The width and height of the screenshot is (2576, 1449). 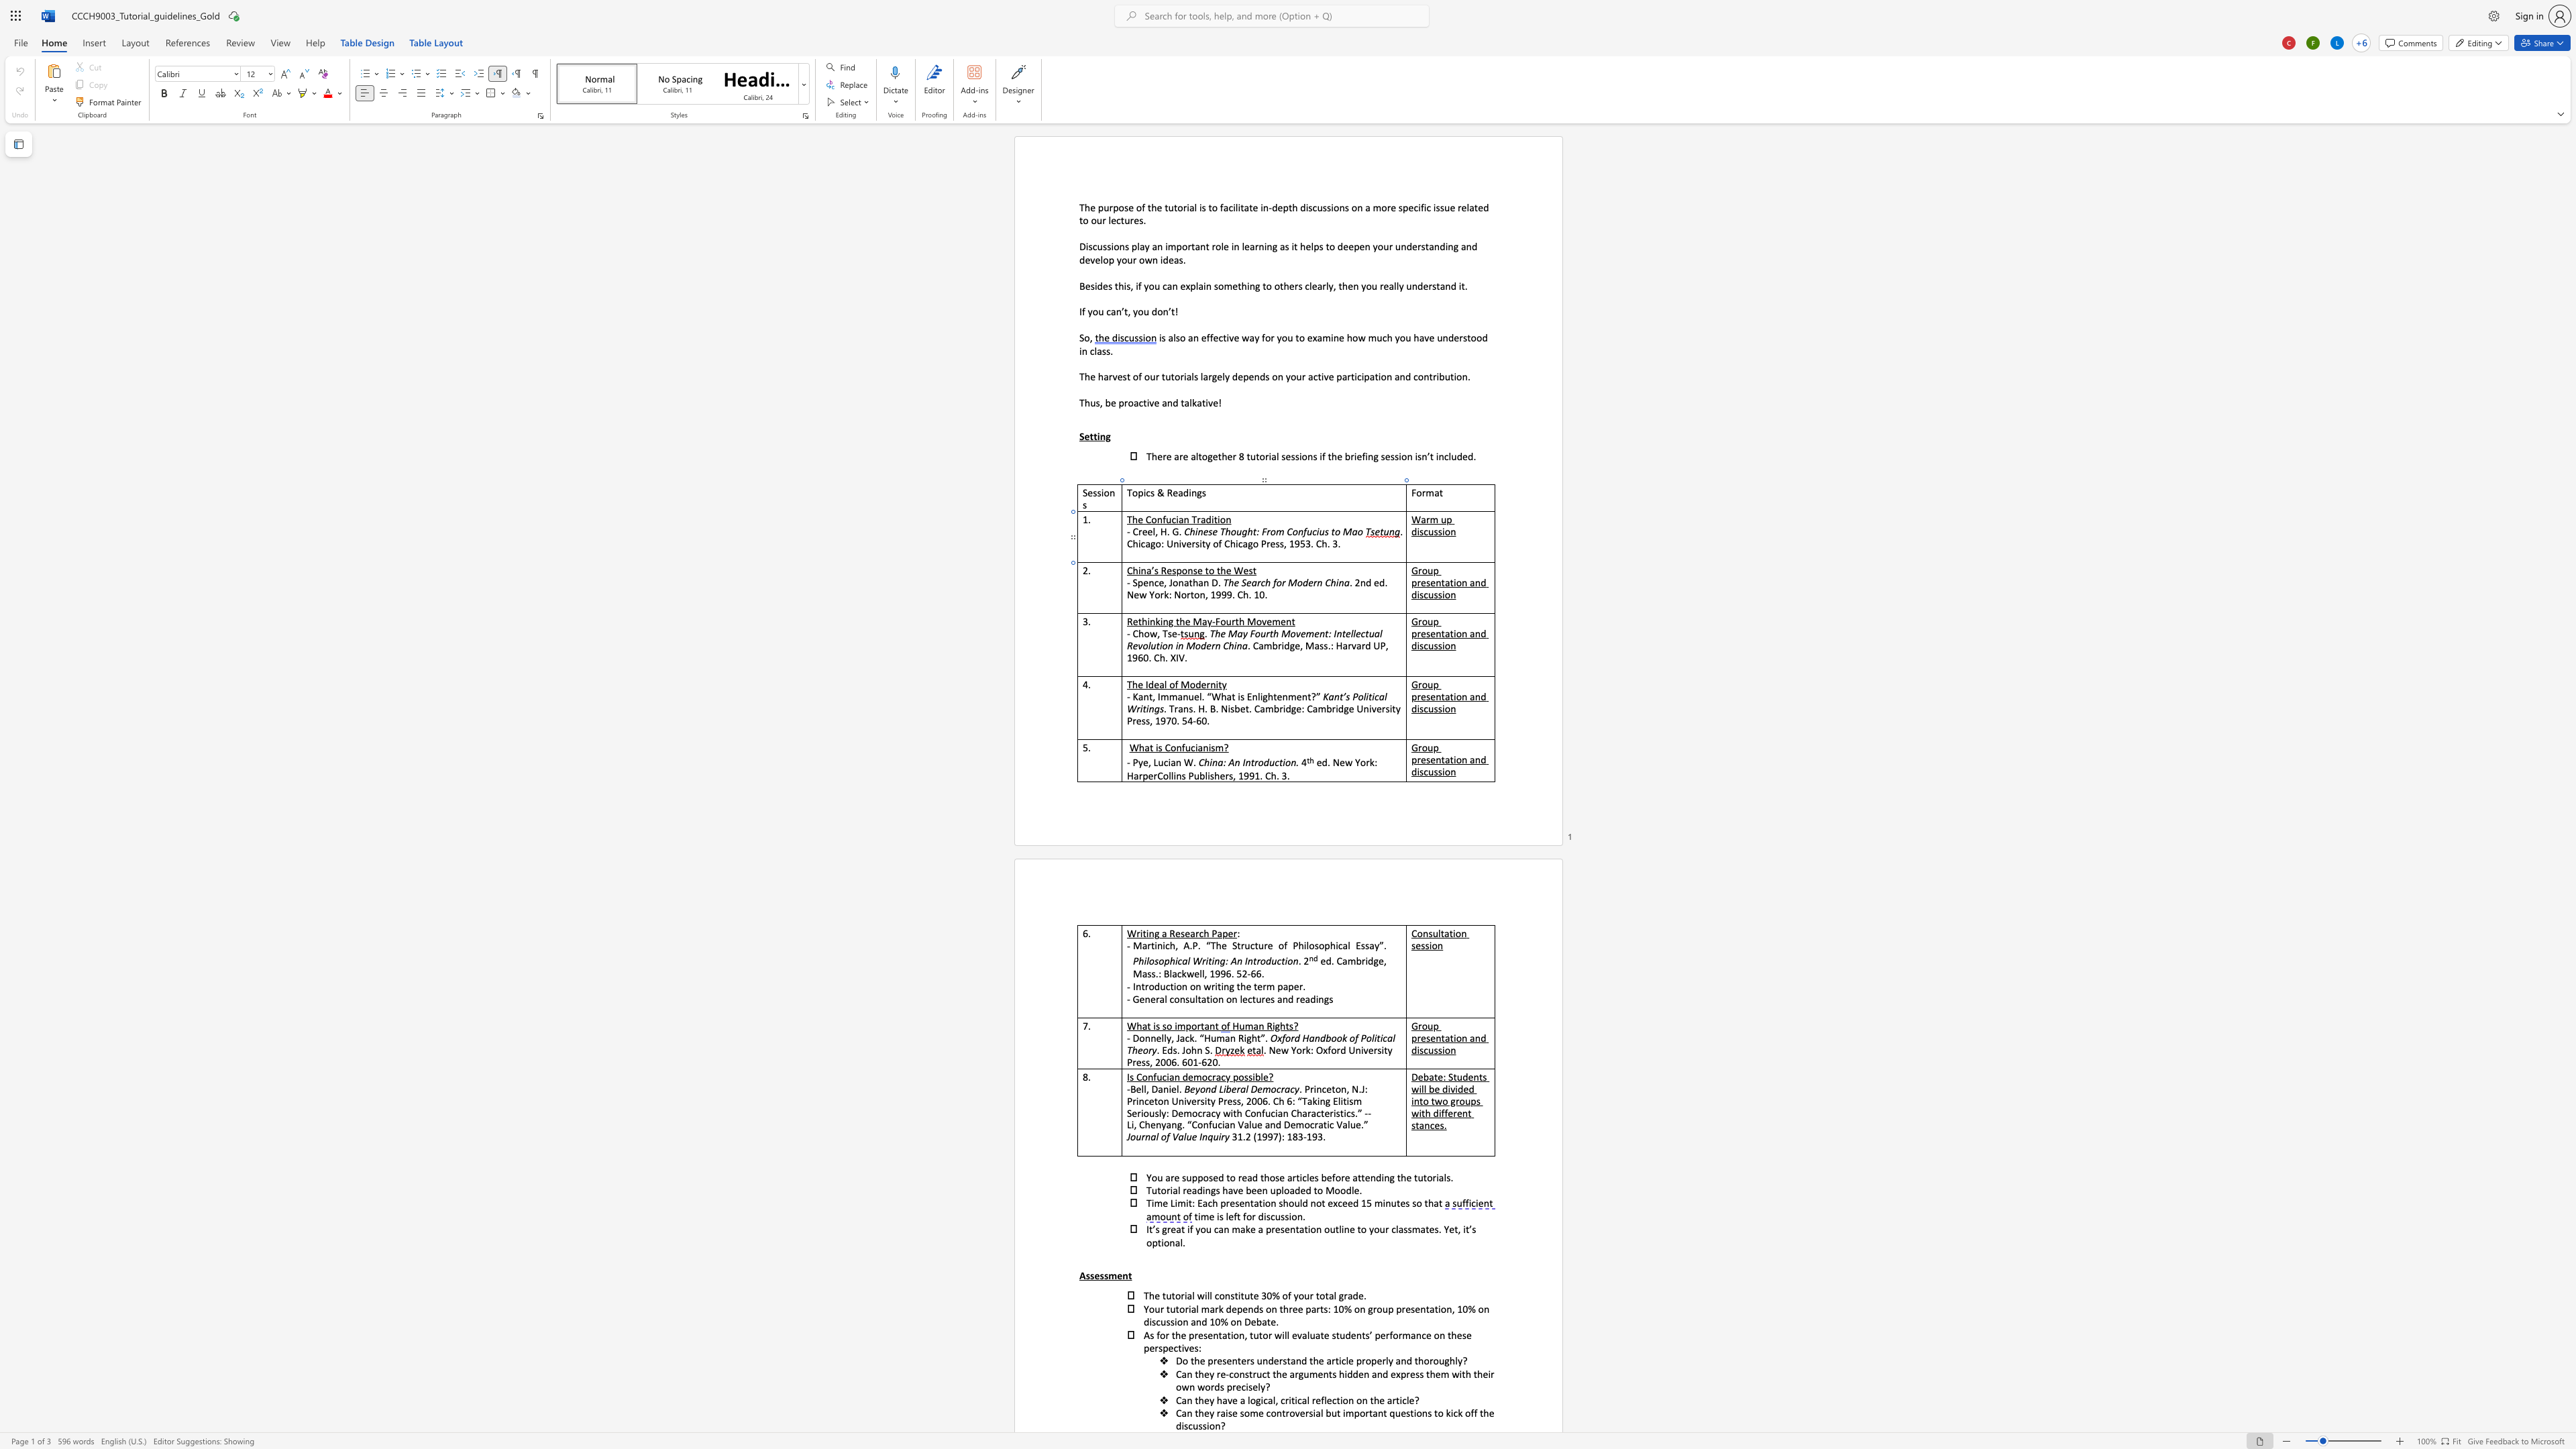 What do you see at coordinates (1188, 492) in the screenshot?
I see `the space between the continuous character "d" and "i" in the text` at bounding box center [1188, 492].